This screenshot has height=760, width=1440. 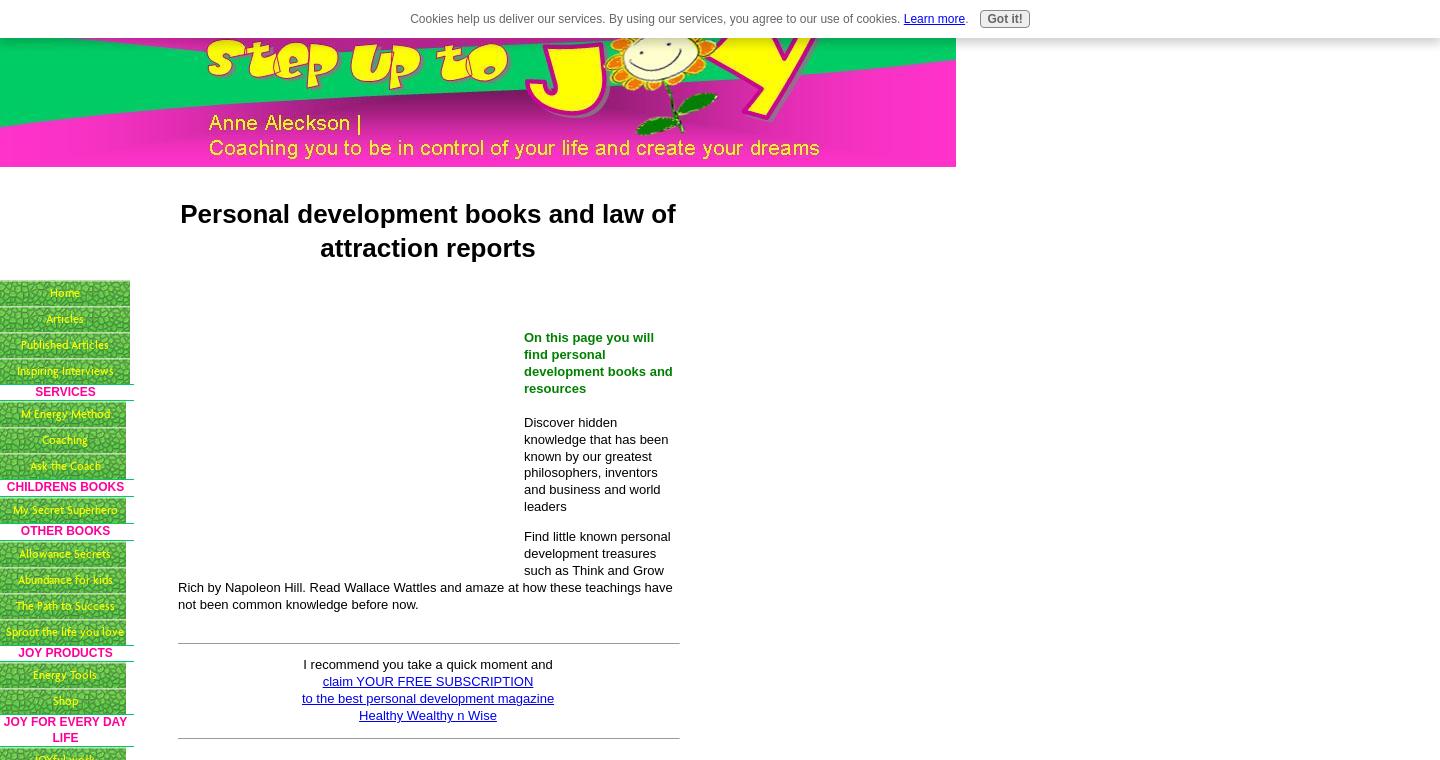 I want to click on 'Got it!', so click(x=985, y=18).